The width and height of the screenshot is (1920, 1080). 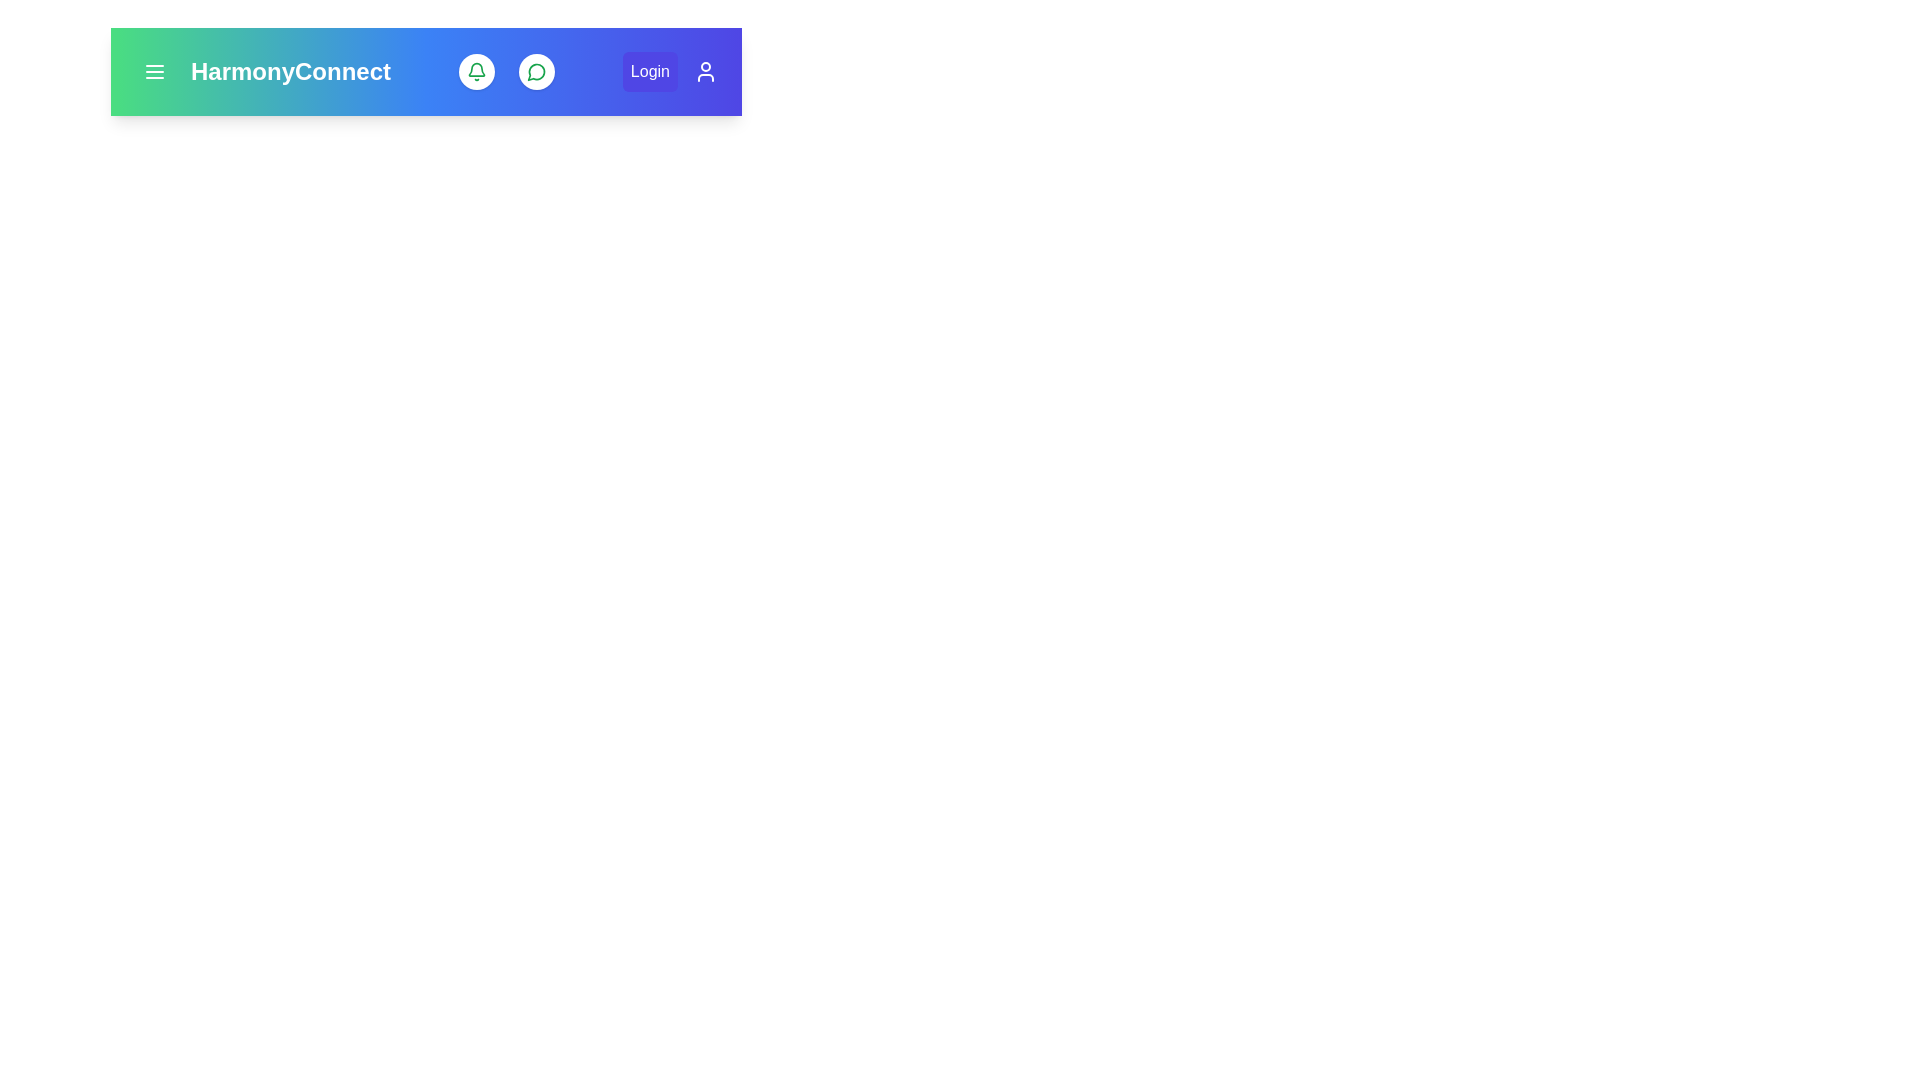 I want to click on bell icon to view notifications, so click(x=475, y=71).